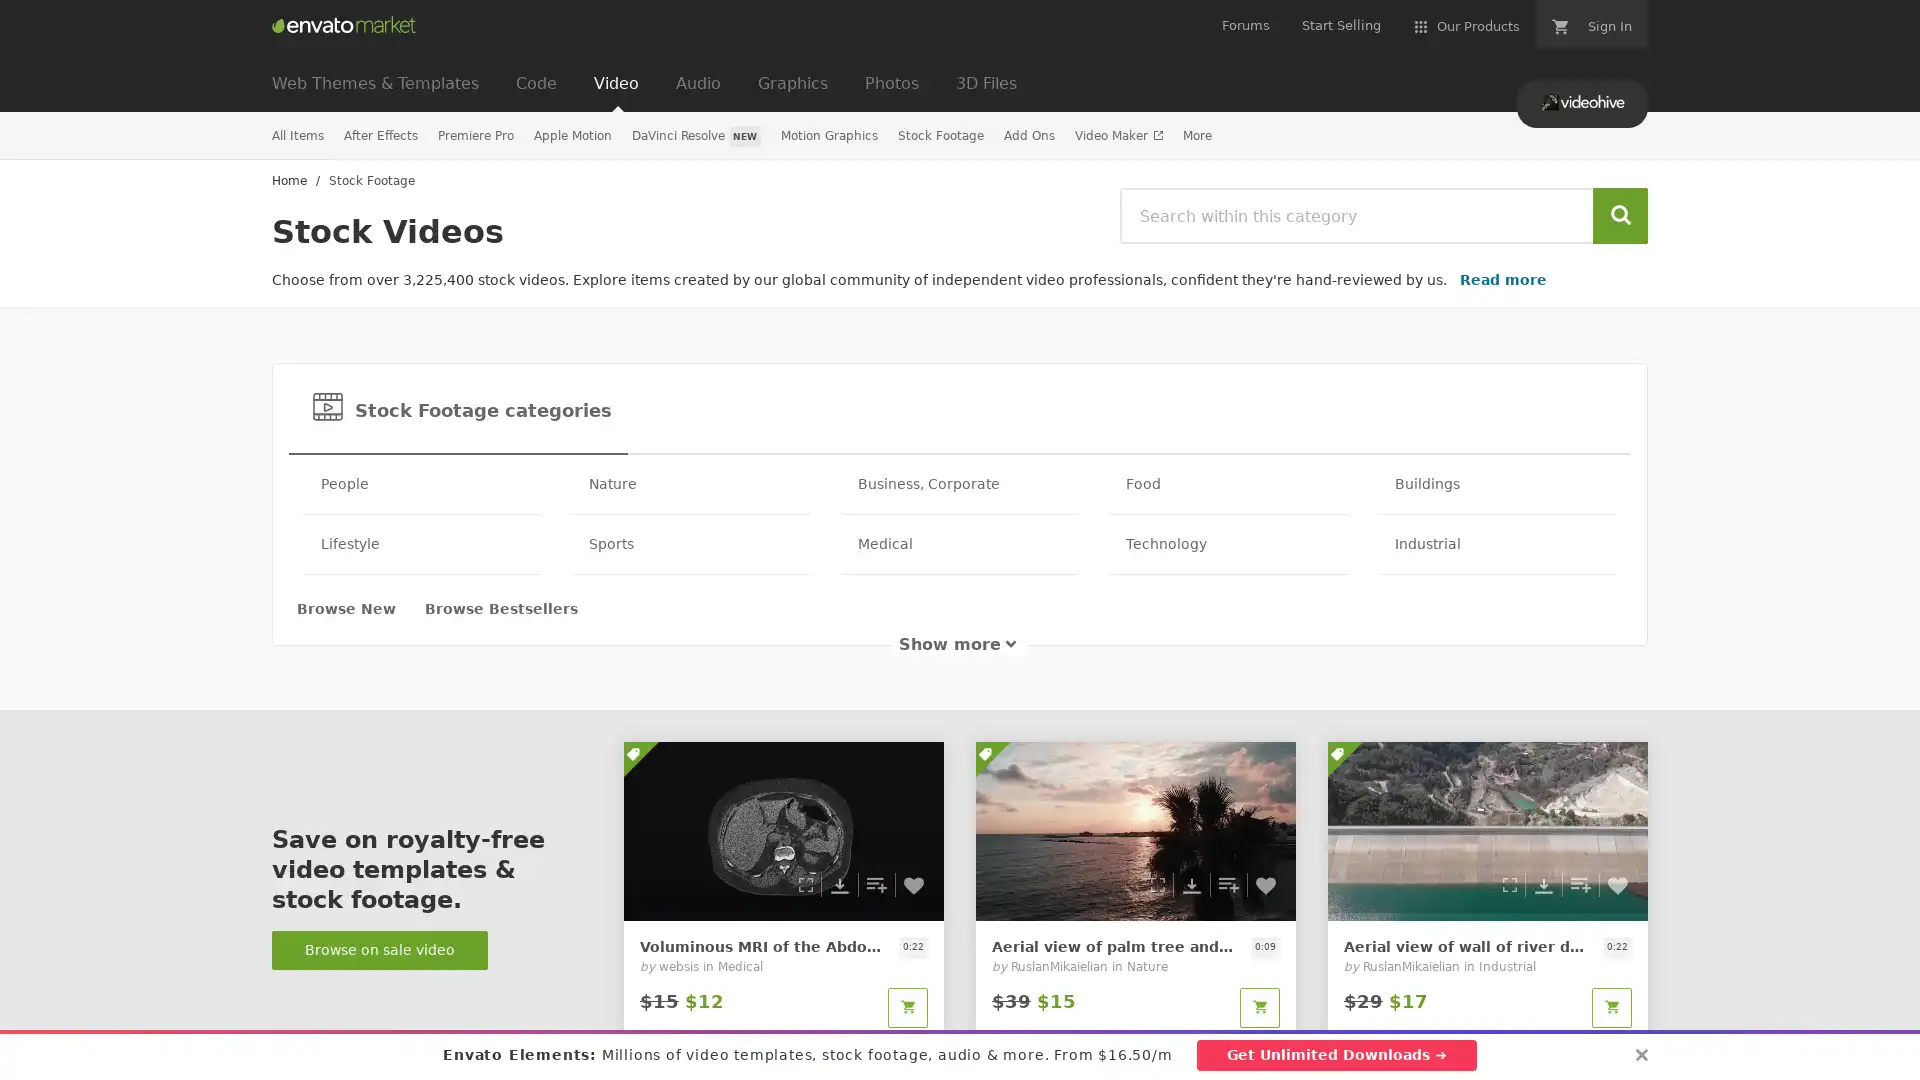  What do you see at coordinates (1258, 1007) in the screenshot?
I see `Add to cart` at bounding box center [1258, 1007].